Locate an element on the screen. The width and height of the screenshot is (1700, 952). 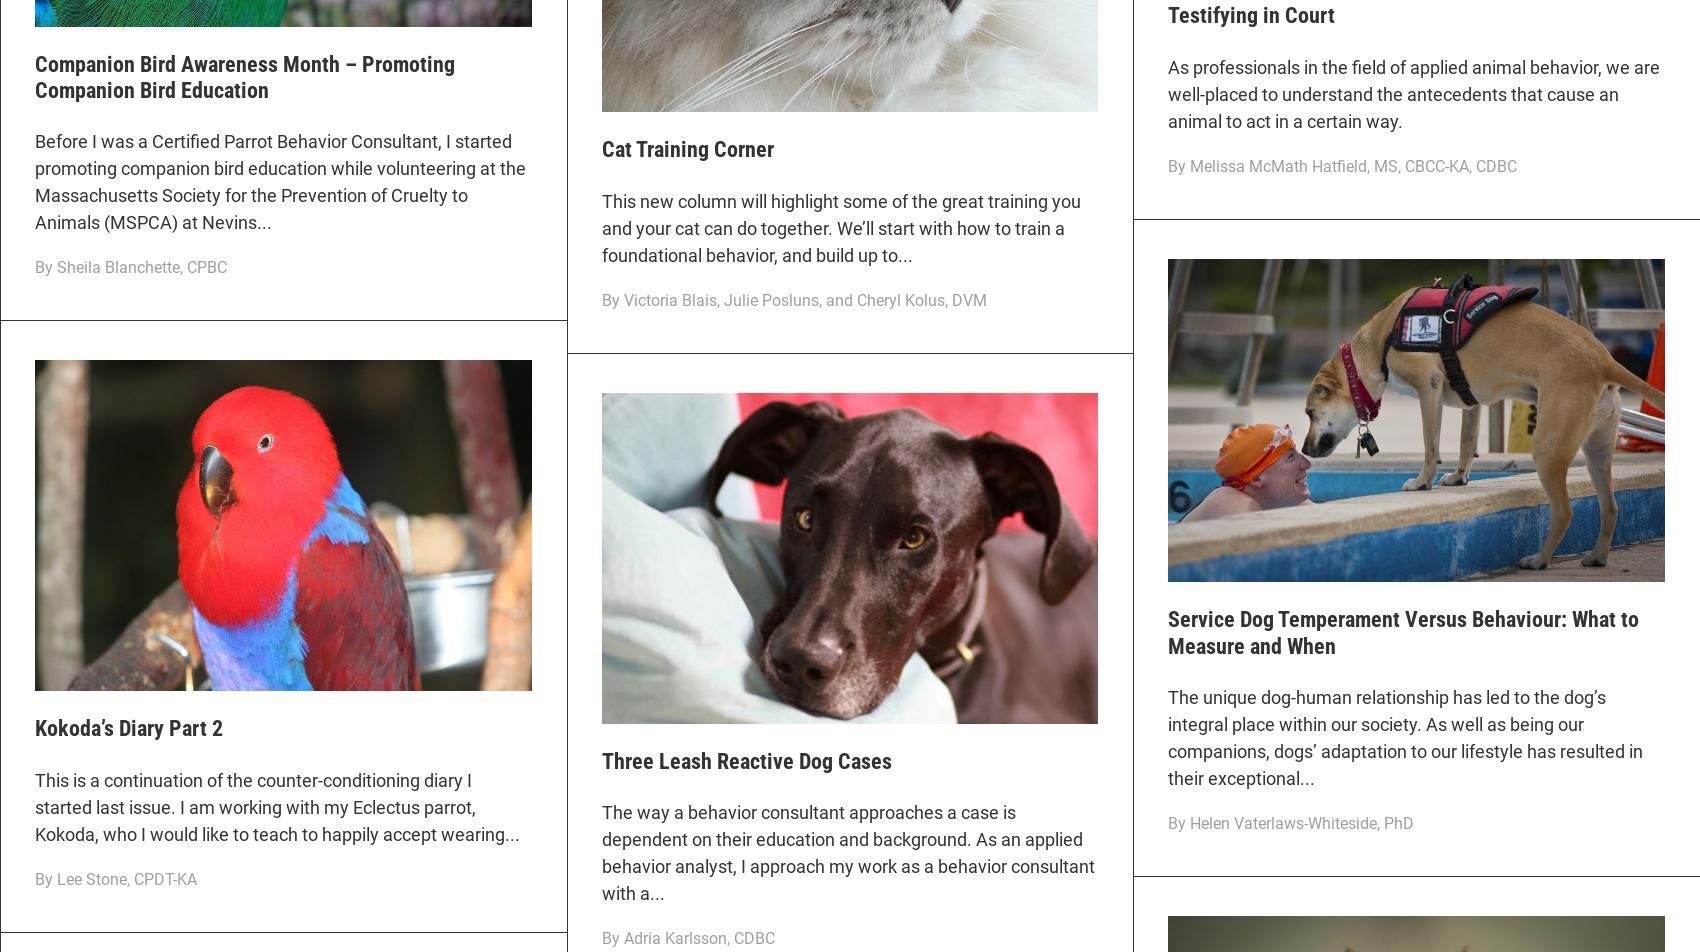
'By  Adria Karlsson, CDBC' is located at coordinates (687, 938).